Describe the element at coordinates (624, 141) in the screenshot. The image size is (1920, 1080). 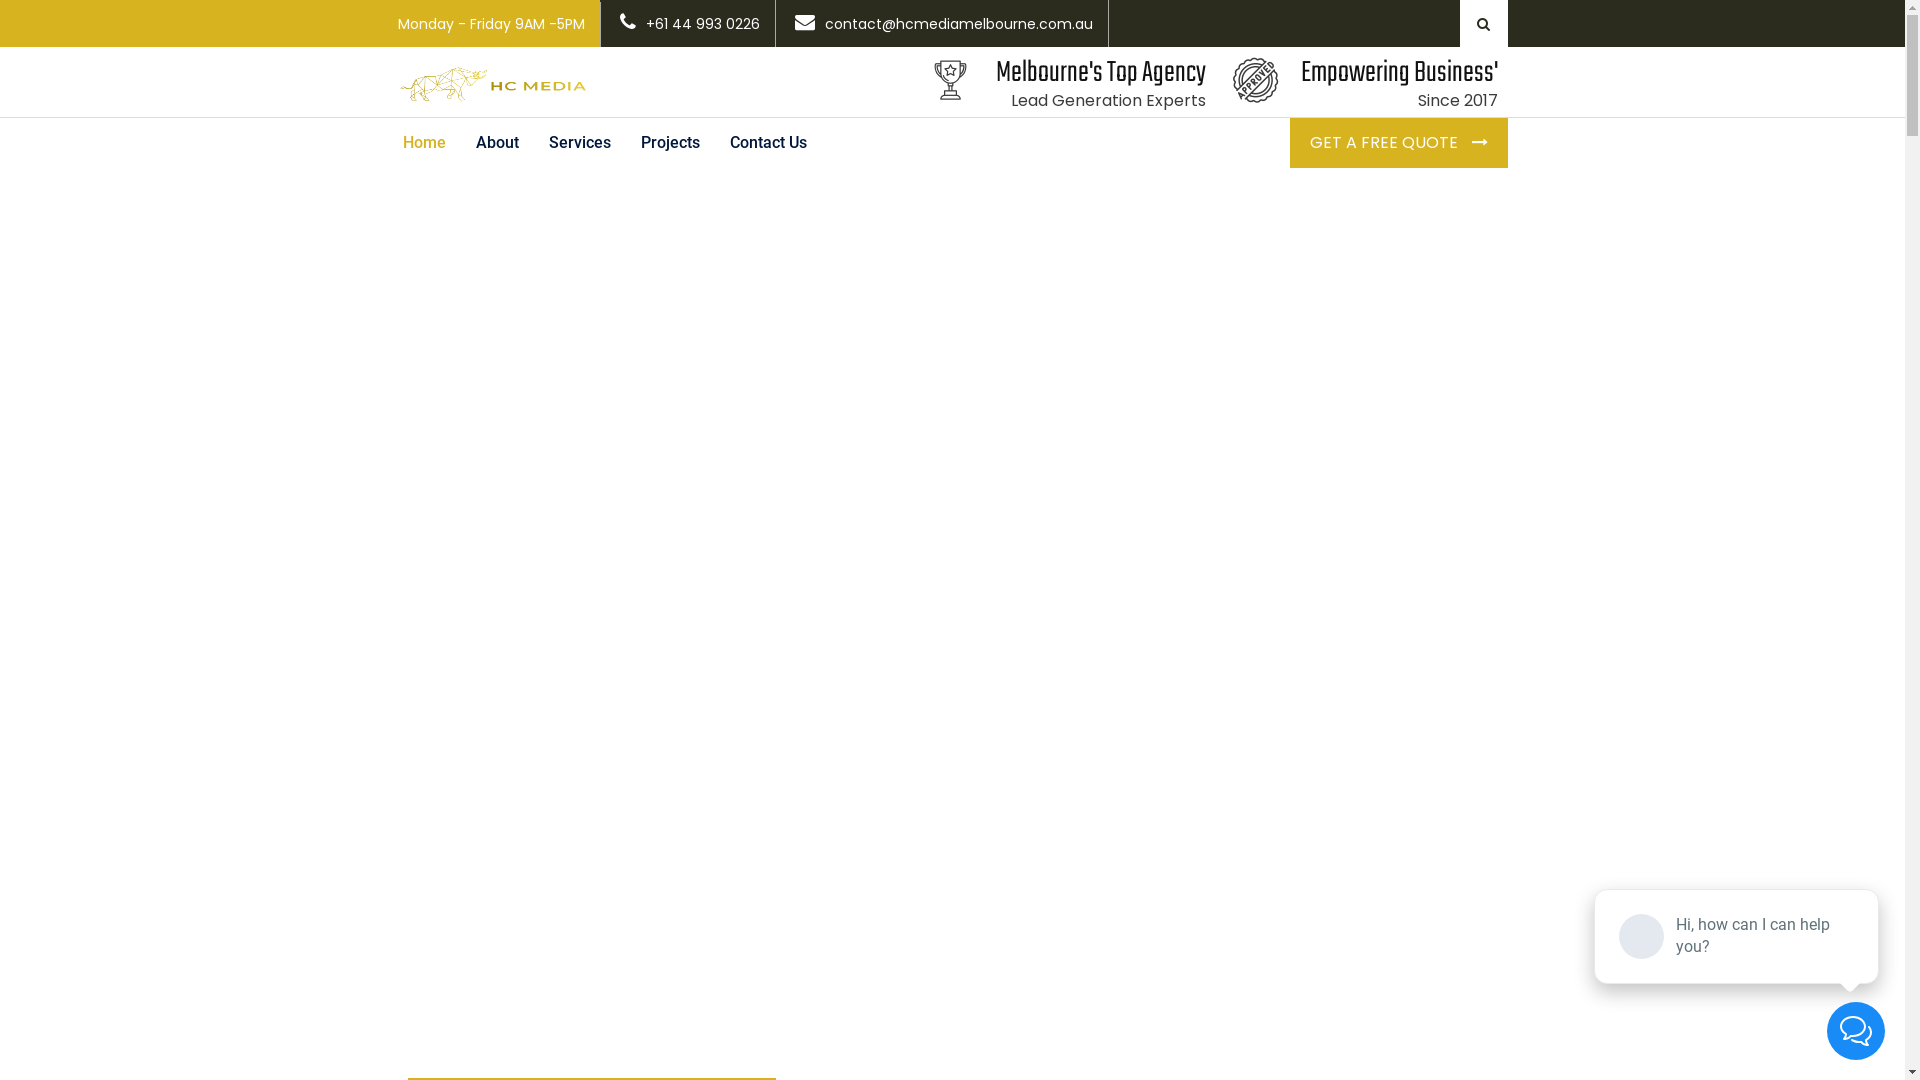
I see `'Projects'` at that location.